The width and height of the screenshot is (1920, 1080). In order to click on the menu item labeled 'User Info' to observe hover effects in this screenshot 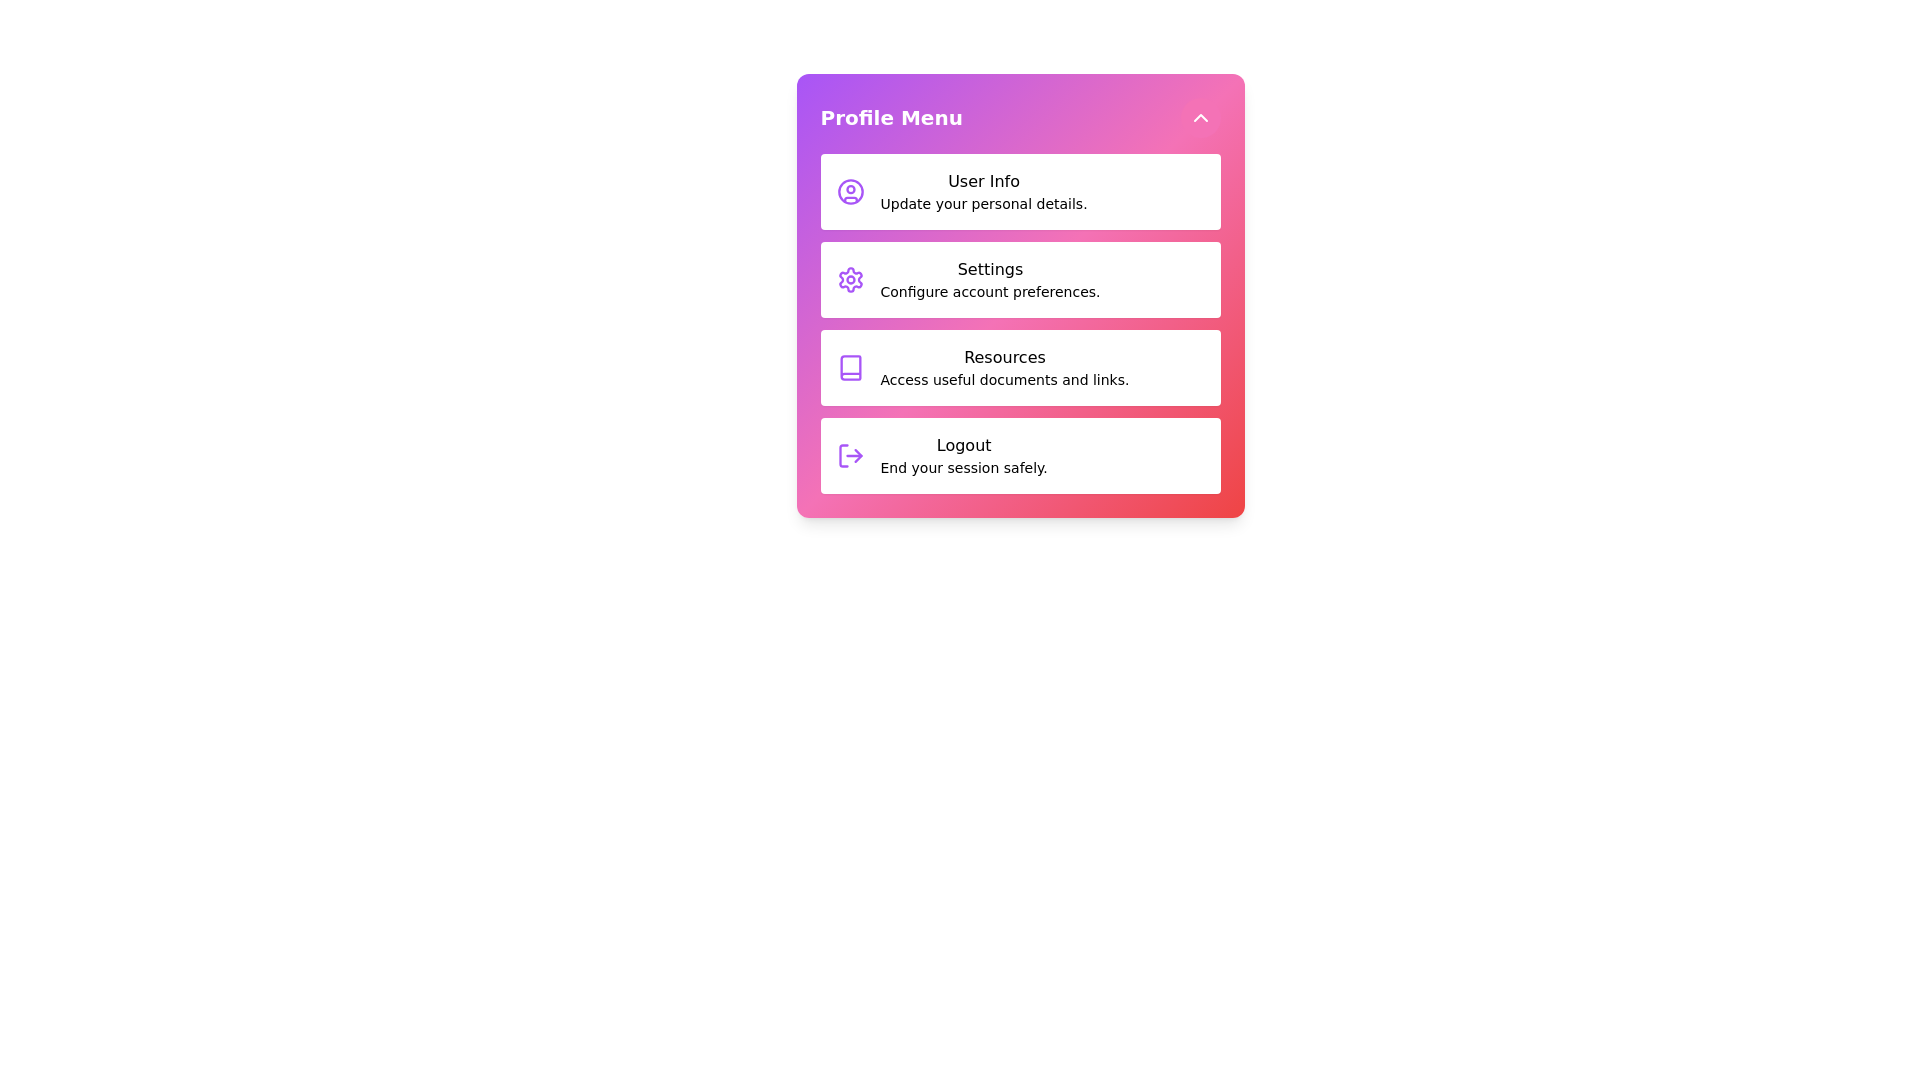, I will do `click(1020, 192)`.